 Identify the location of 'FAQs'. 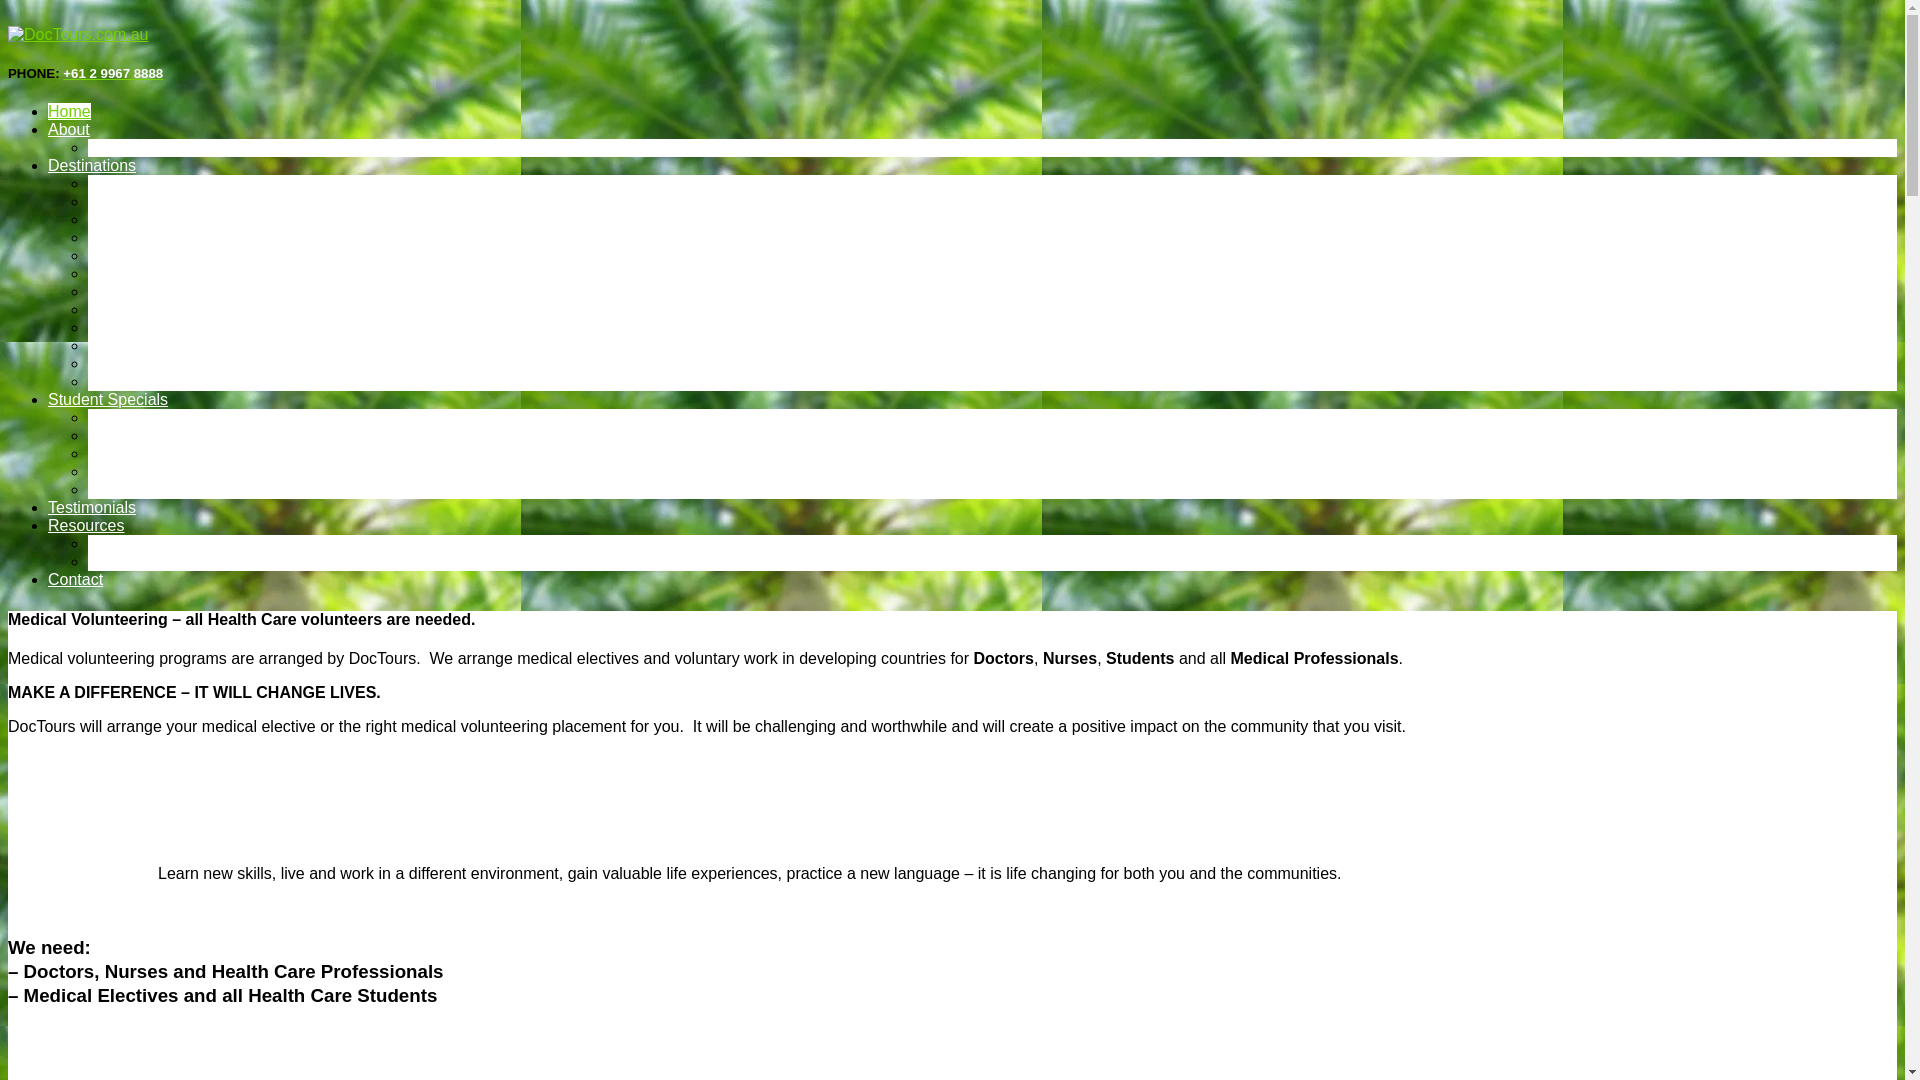
(106, 561).